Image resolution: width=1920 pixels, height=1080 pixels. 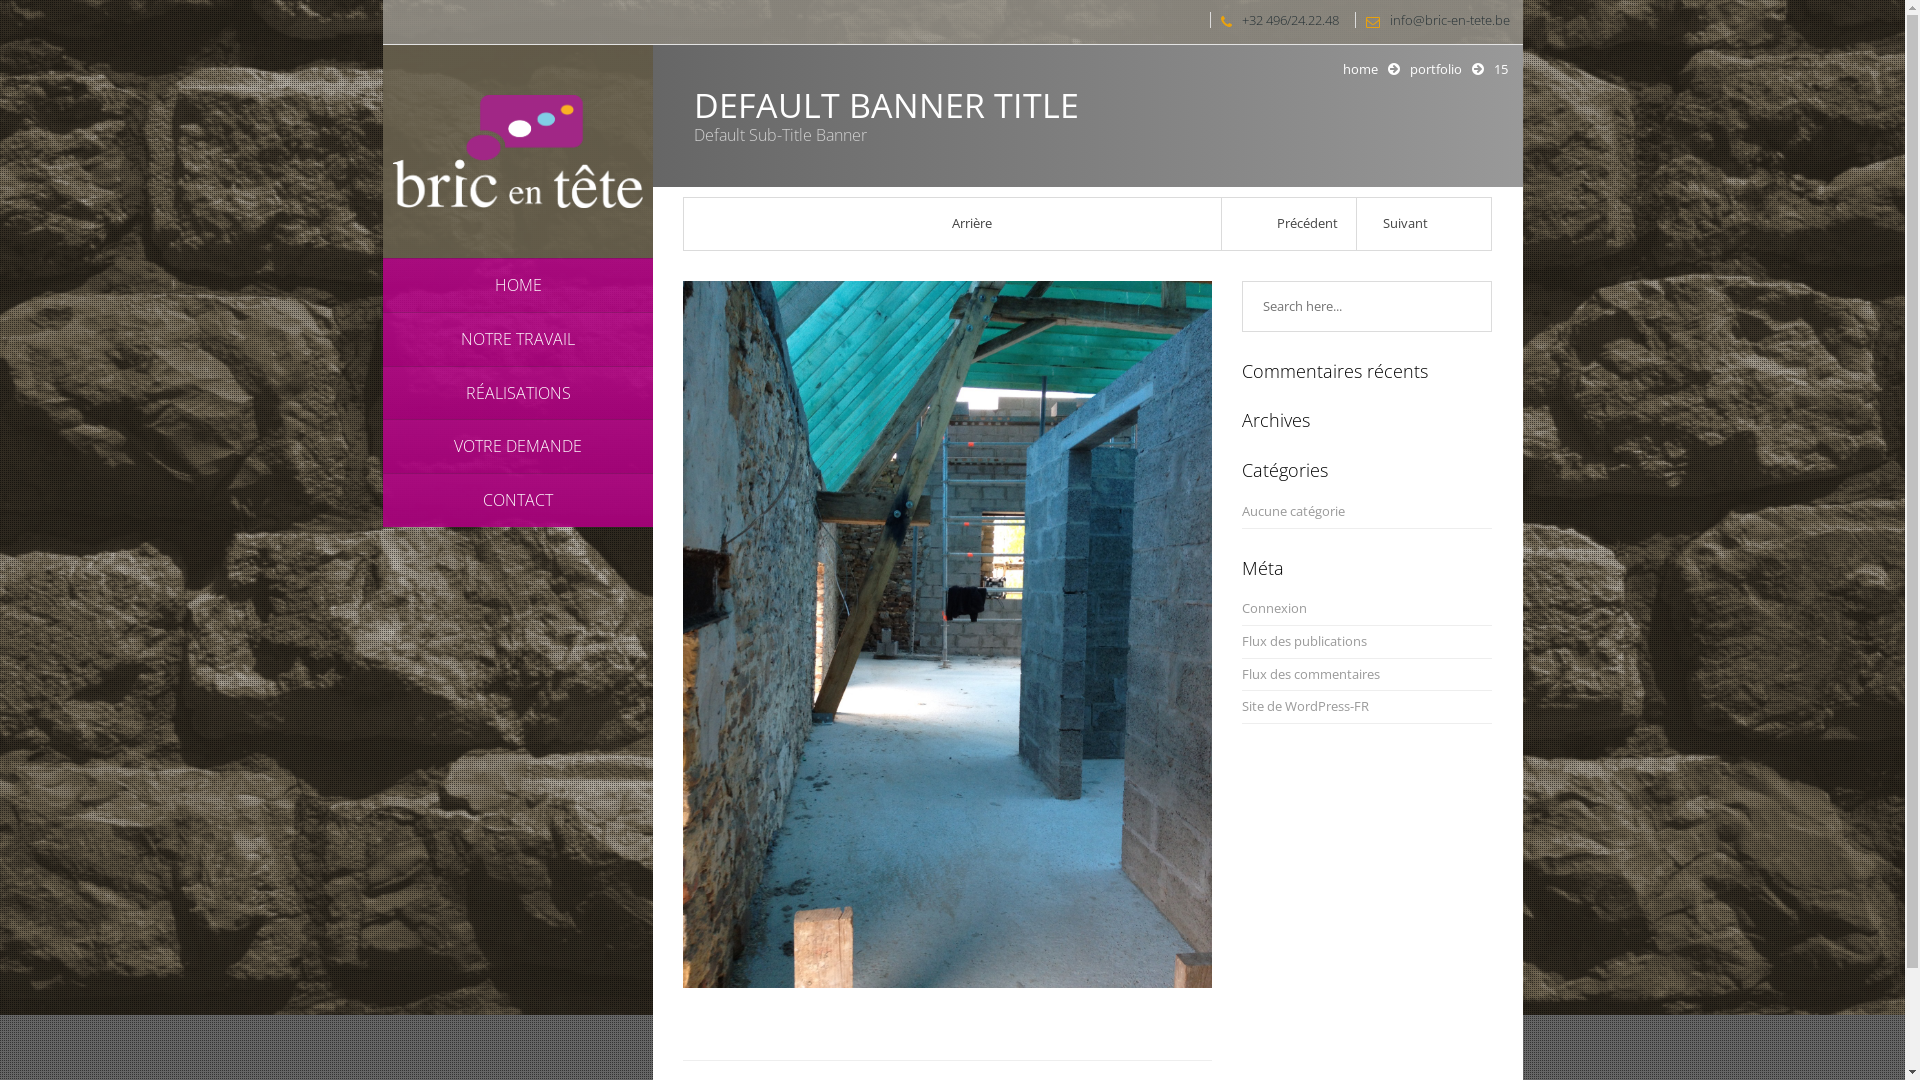 What do you see at coordinates (1241, 641) in the screenshot?
I see `'Flux des publications'` at bounding box center [1241, 641].